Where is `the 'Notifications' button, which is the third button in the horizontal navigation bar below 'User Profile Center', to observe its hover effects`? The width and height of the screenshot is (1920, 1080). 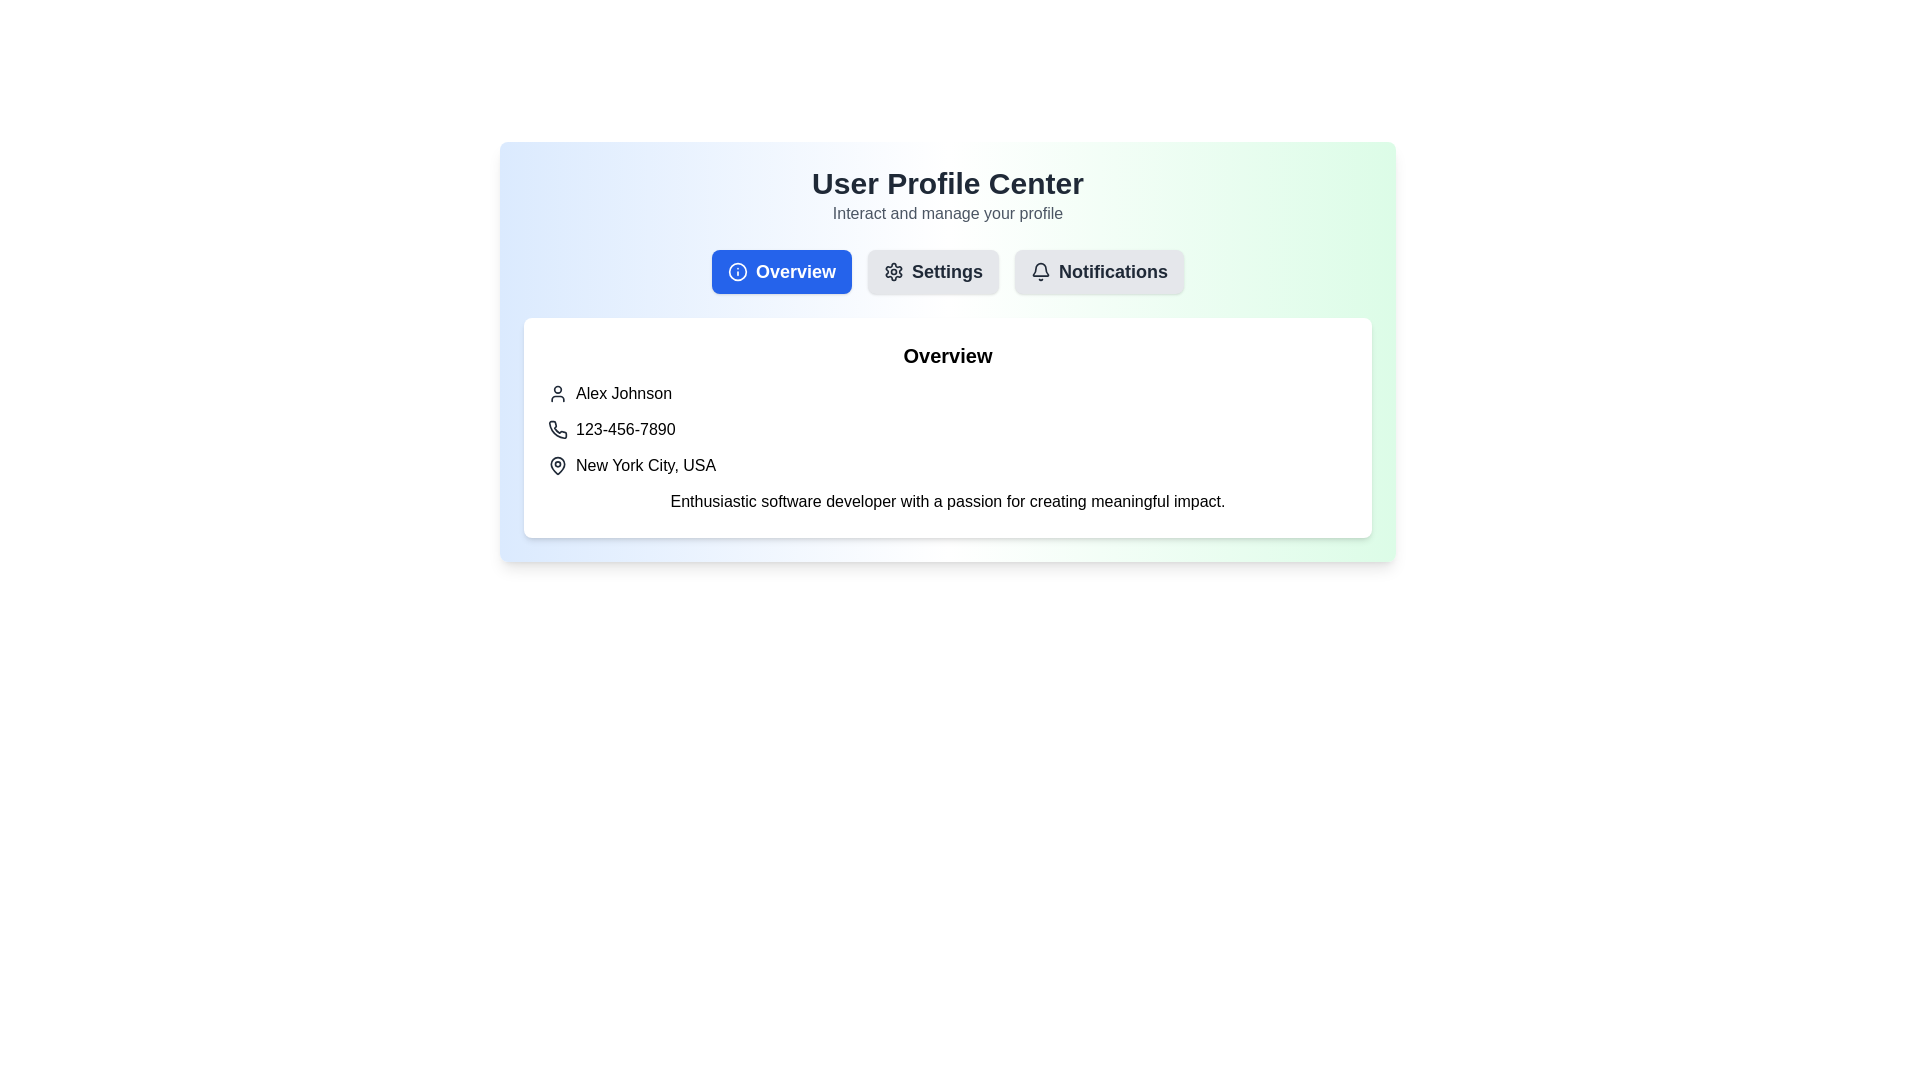 the 'Notifications' button, which is the third button in the horizontal navigation bar below 'User Profile Center', to observe its hover effects is located at coordinates (1098, 272).